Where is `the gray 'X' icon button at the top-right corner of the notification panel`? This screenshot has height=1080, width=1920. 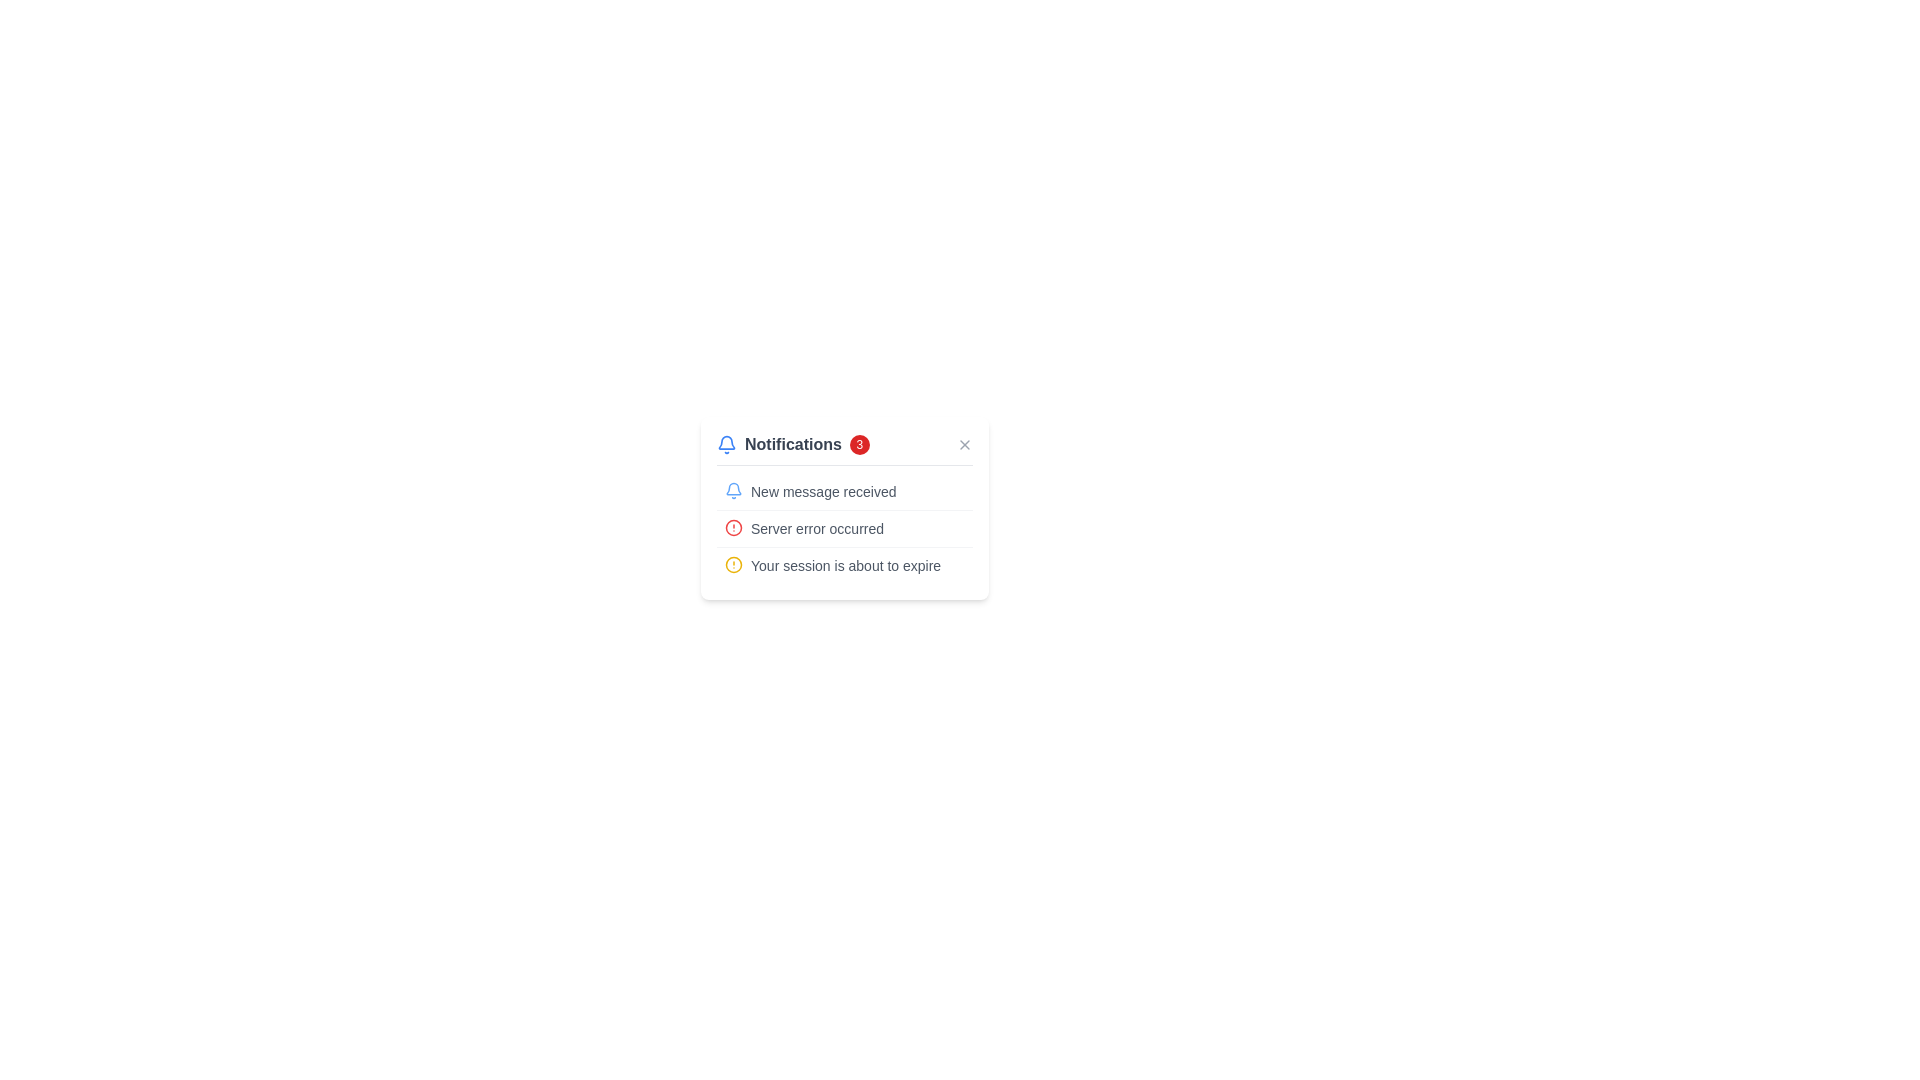 the gray 'X' icon button at the top-right corner of the notification panel is located at coordinates (964, 443).